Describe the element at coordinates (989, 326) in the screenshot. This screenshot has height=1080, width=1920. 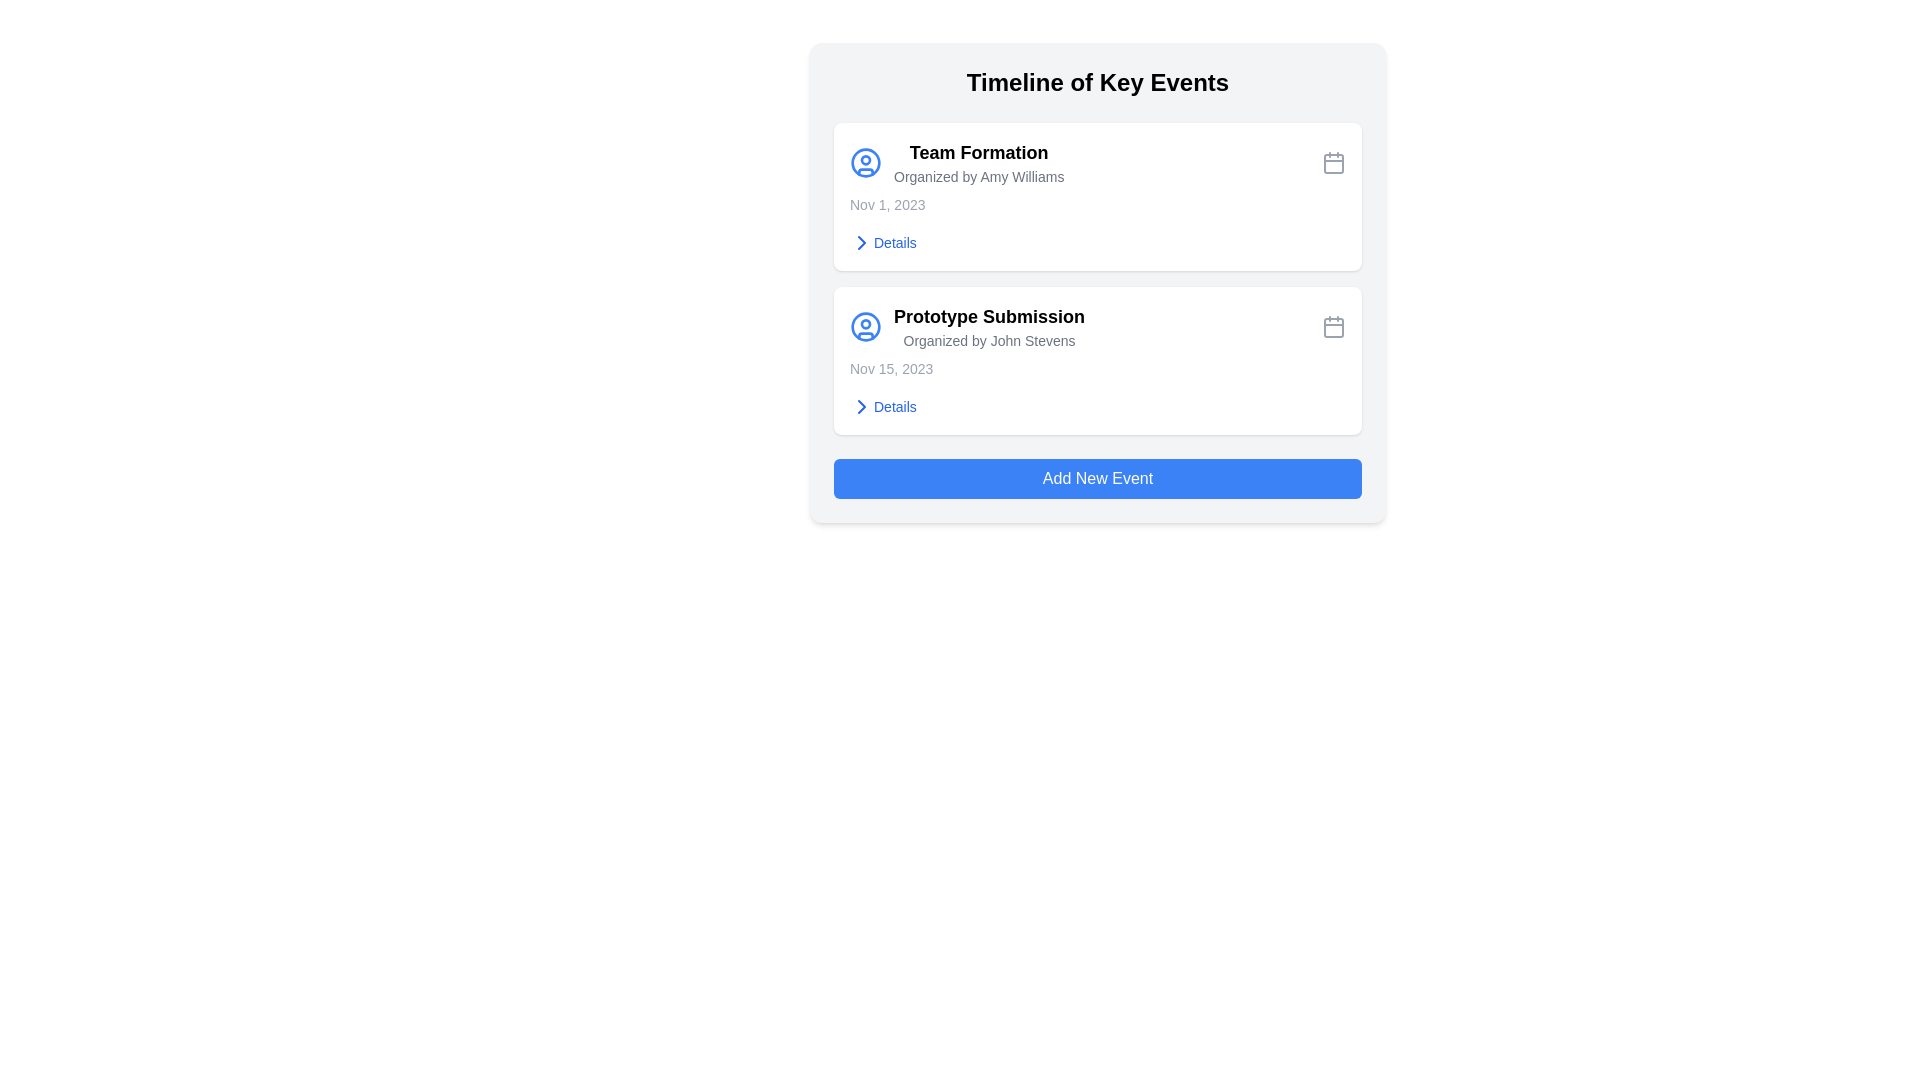
I see `the text element displaying the title and organizer of the event located on the second card` at that location.